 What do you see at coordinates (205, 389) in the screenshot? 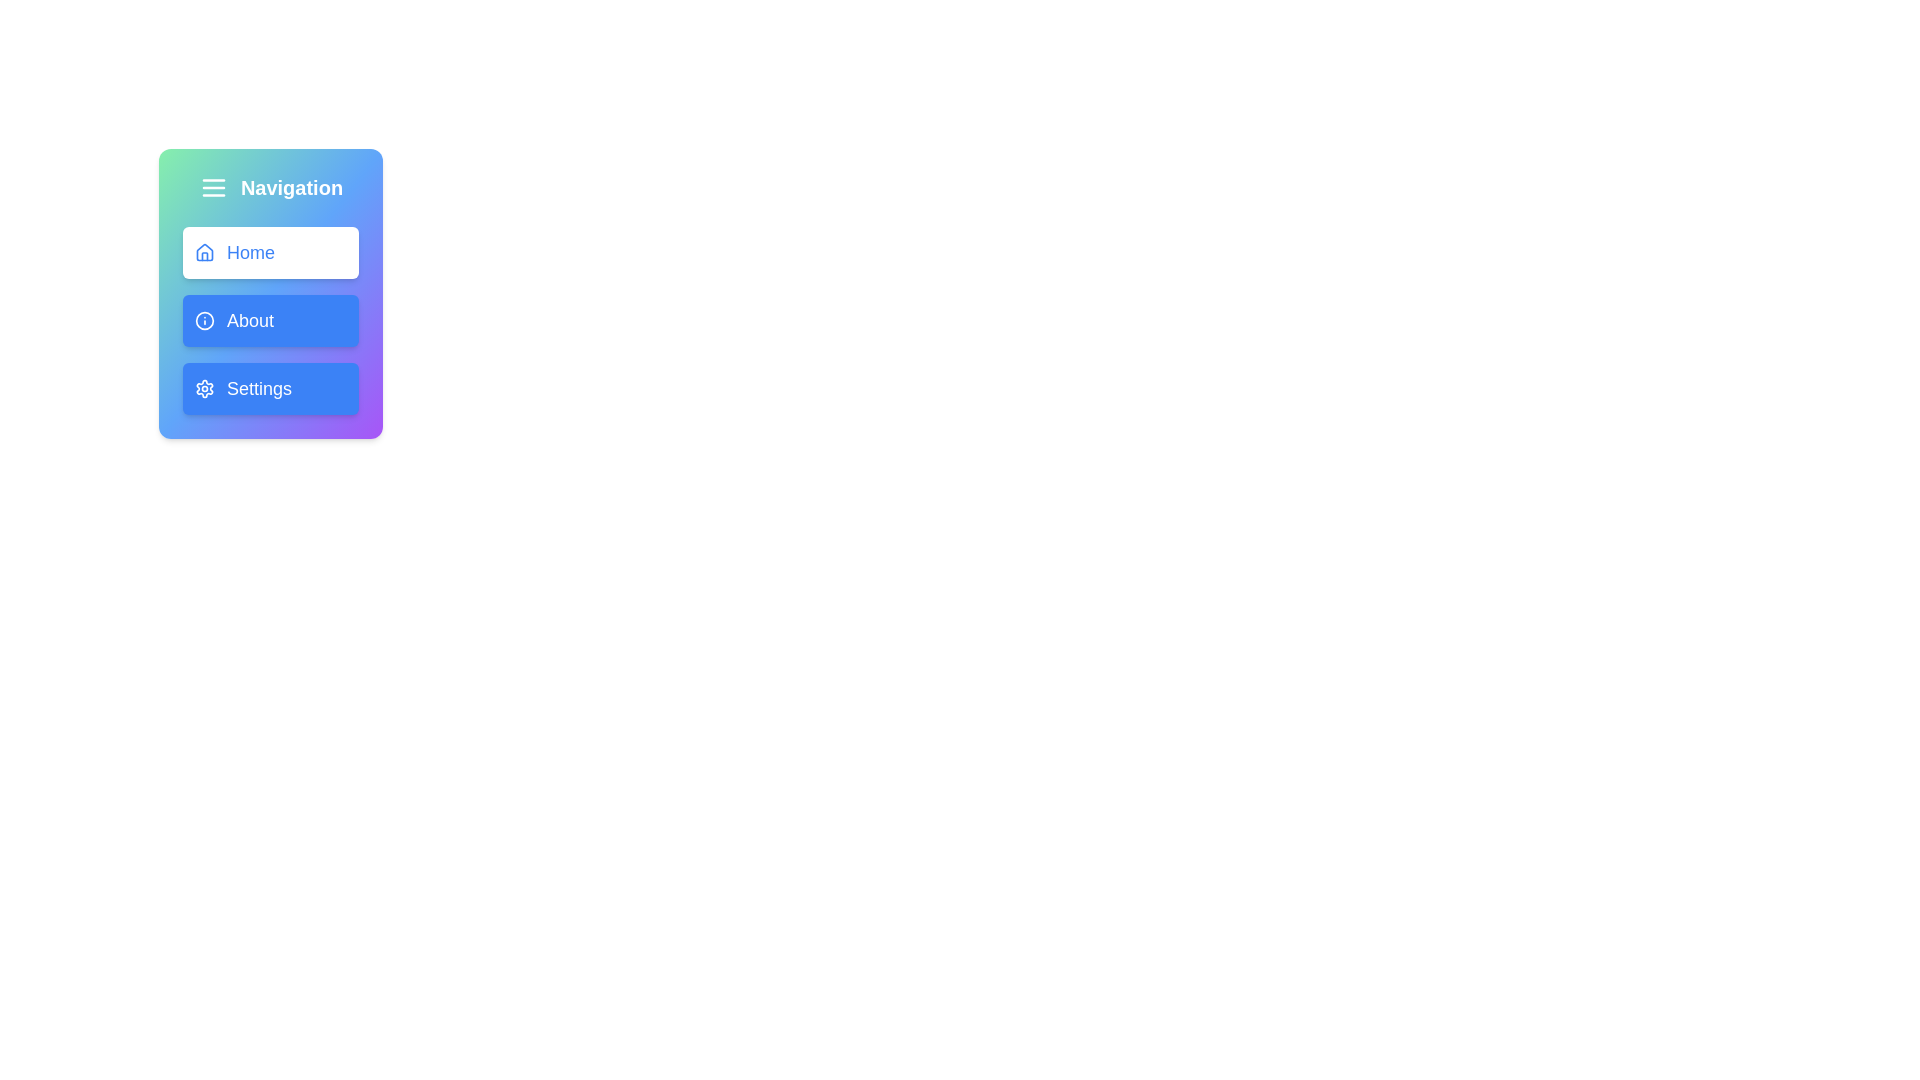
I see `the settings icon located inside the 'Settings' button, which is the third option in the top left navigation menu` at bounding box center [205, 389].